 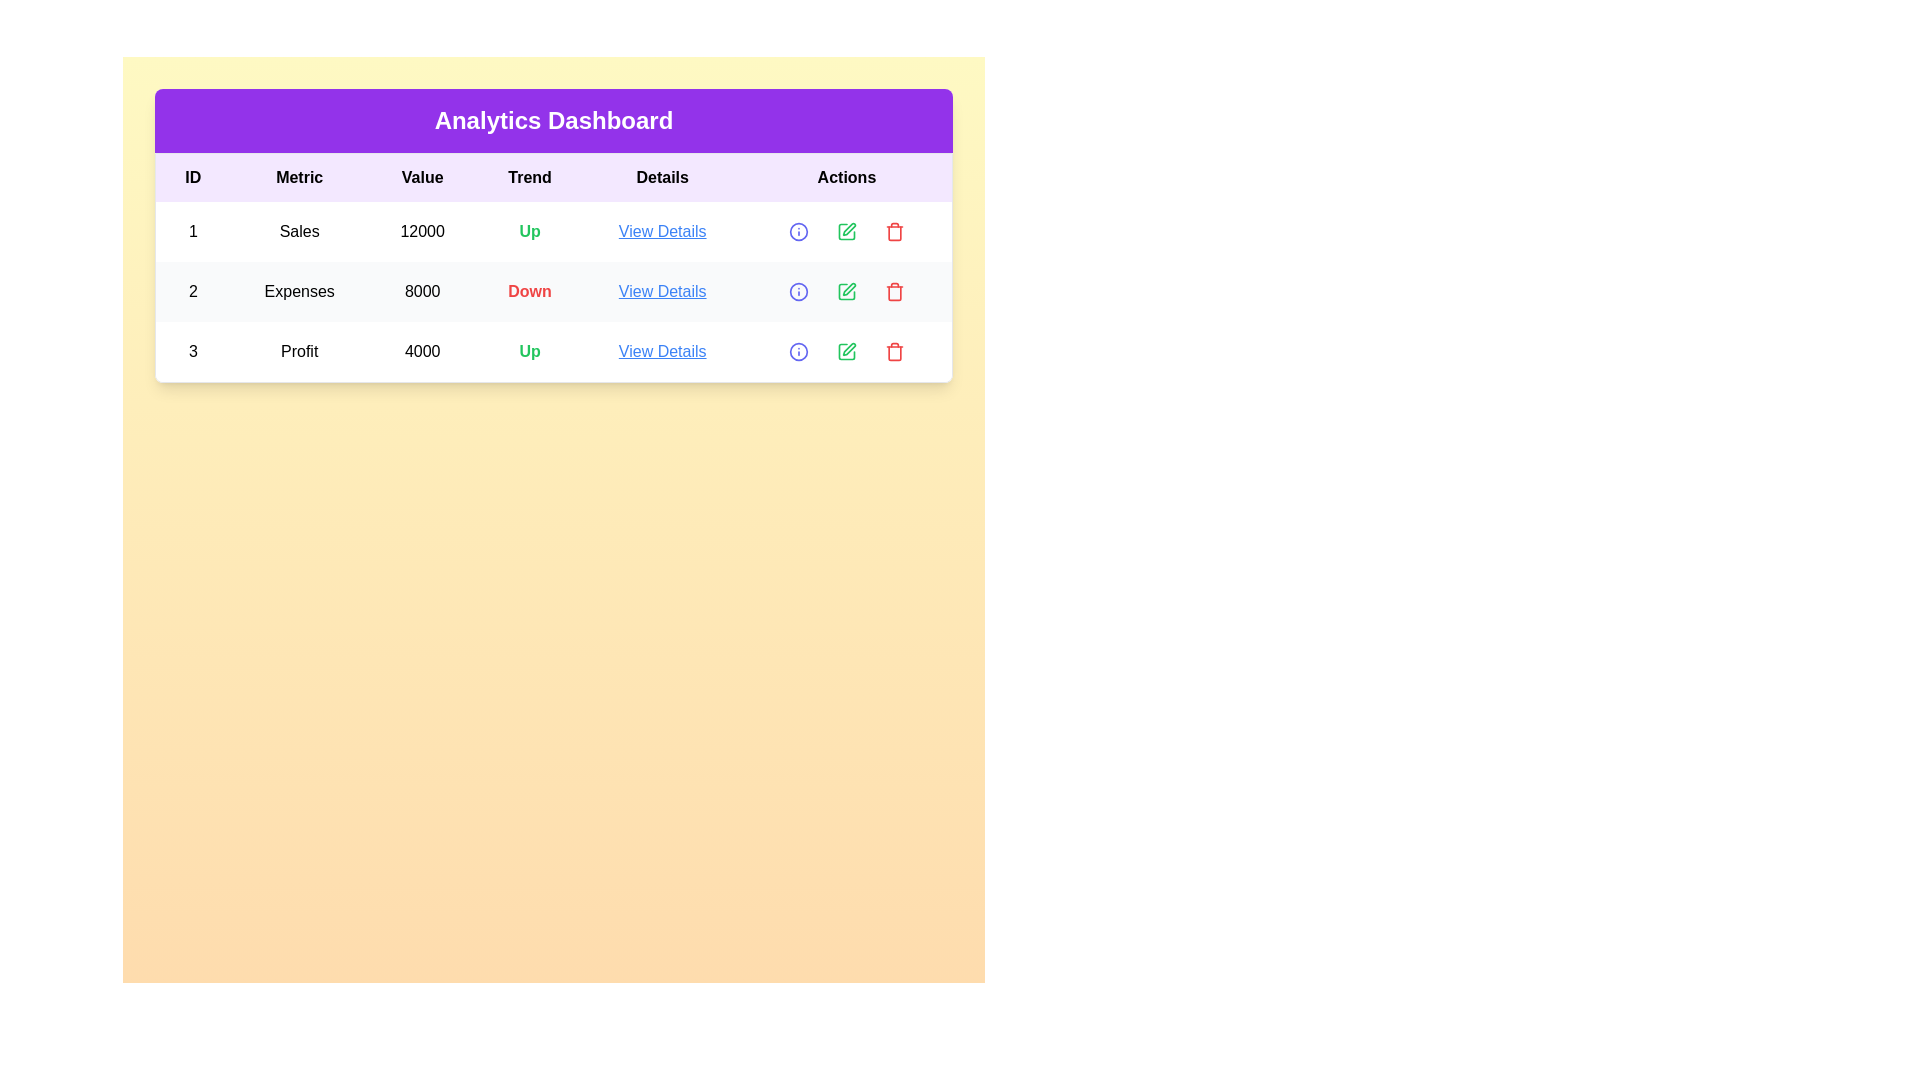 What do you see at coordinates (662, 292) in the screenshot?
I see `the hyperlink styled as text in the second row under the 'Details' column of the table` at bounding box center [662, 292].